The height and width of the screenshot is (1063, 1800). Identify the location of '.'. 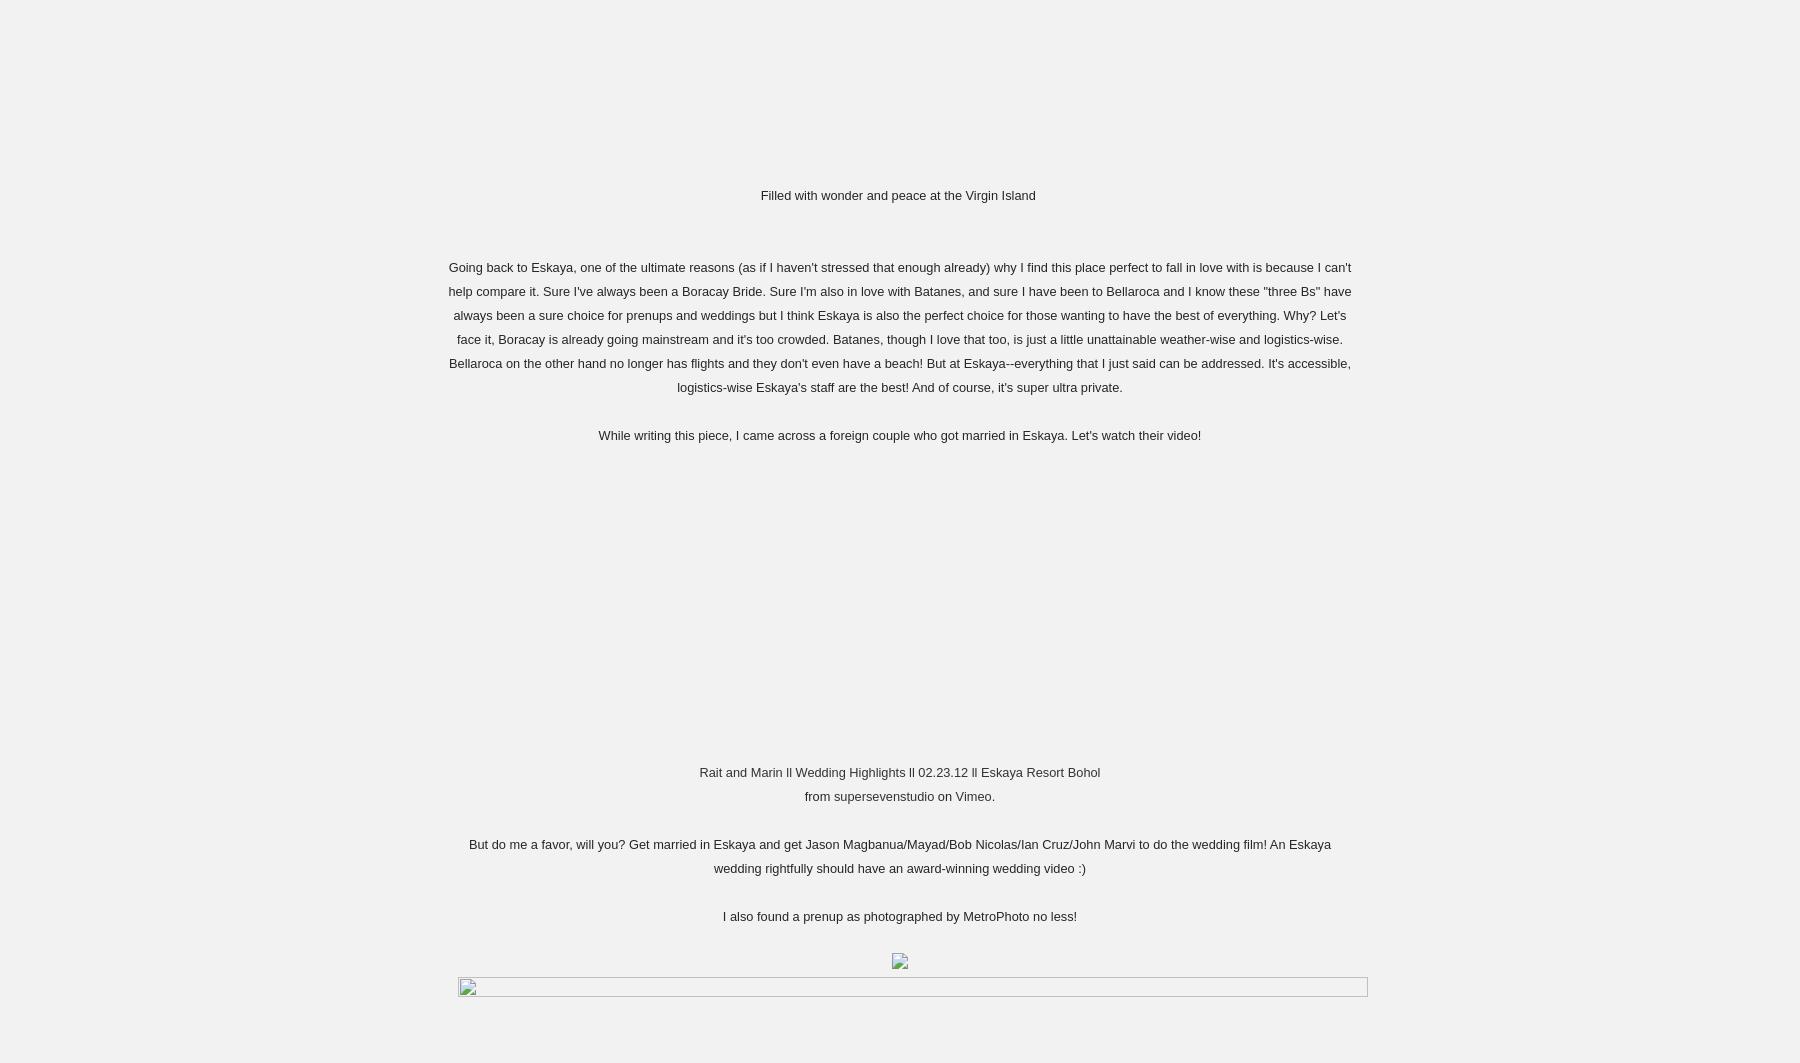
(992, 794).